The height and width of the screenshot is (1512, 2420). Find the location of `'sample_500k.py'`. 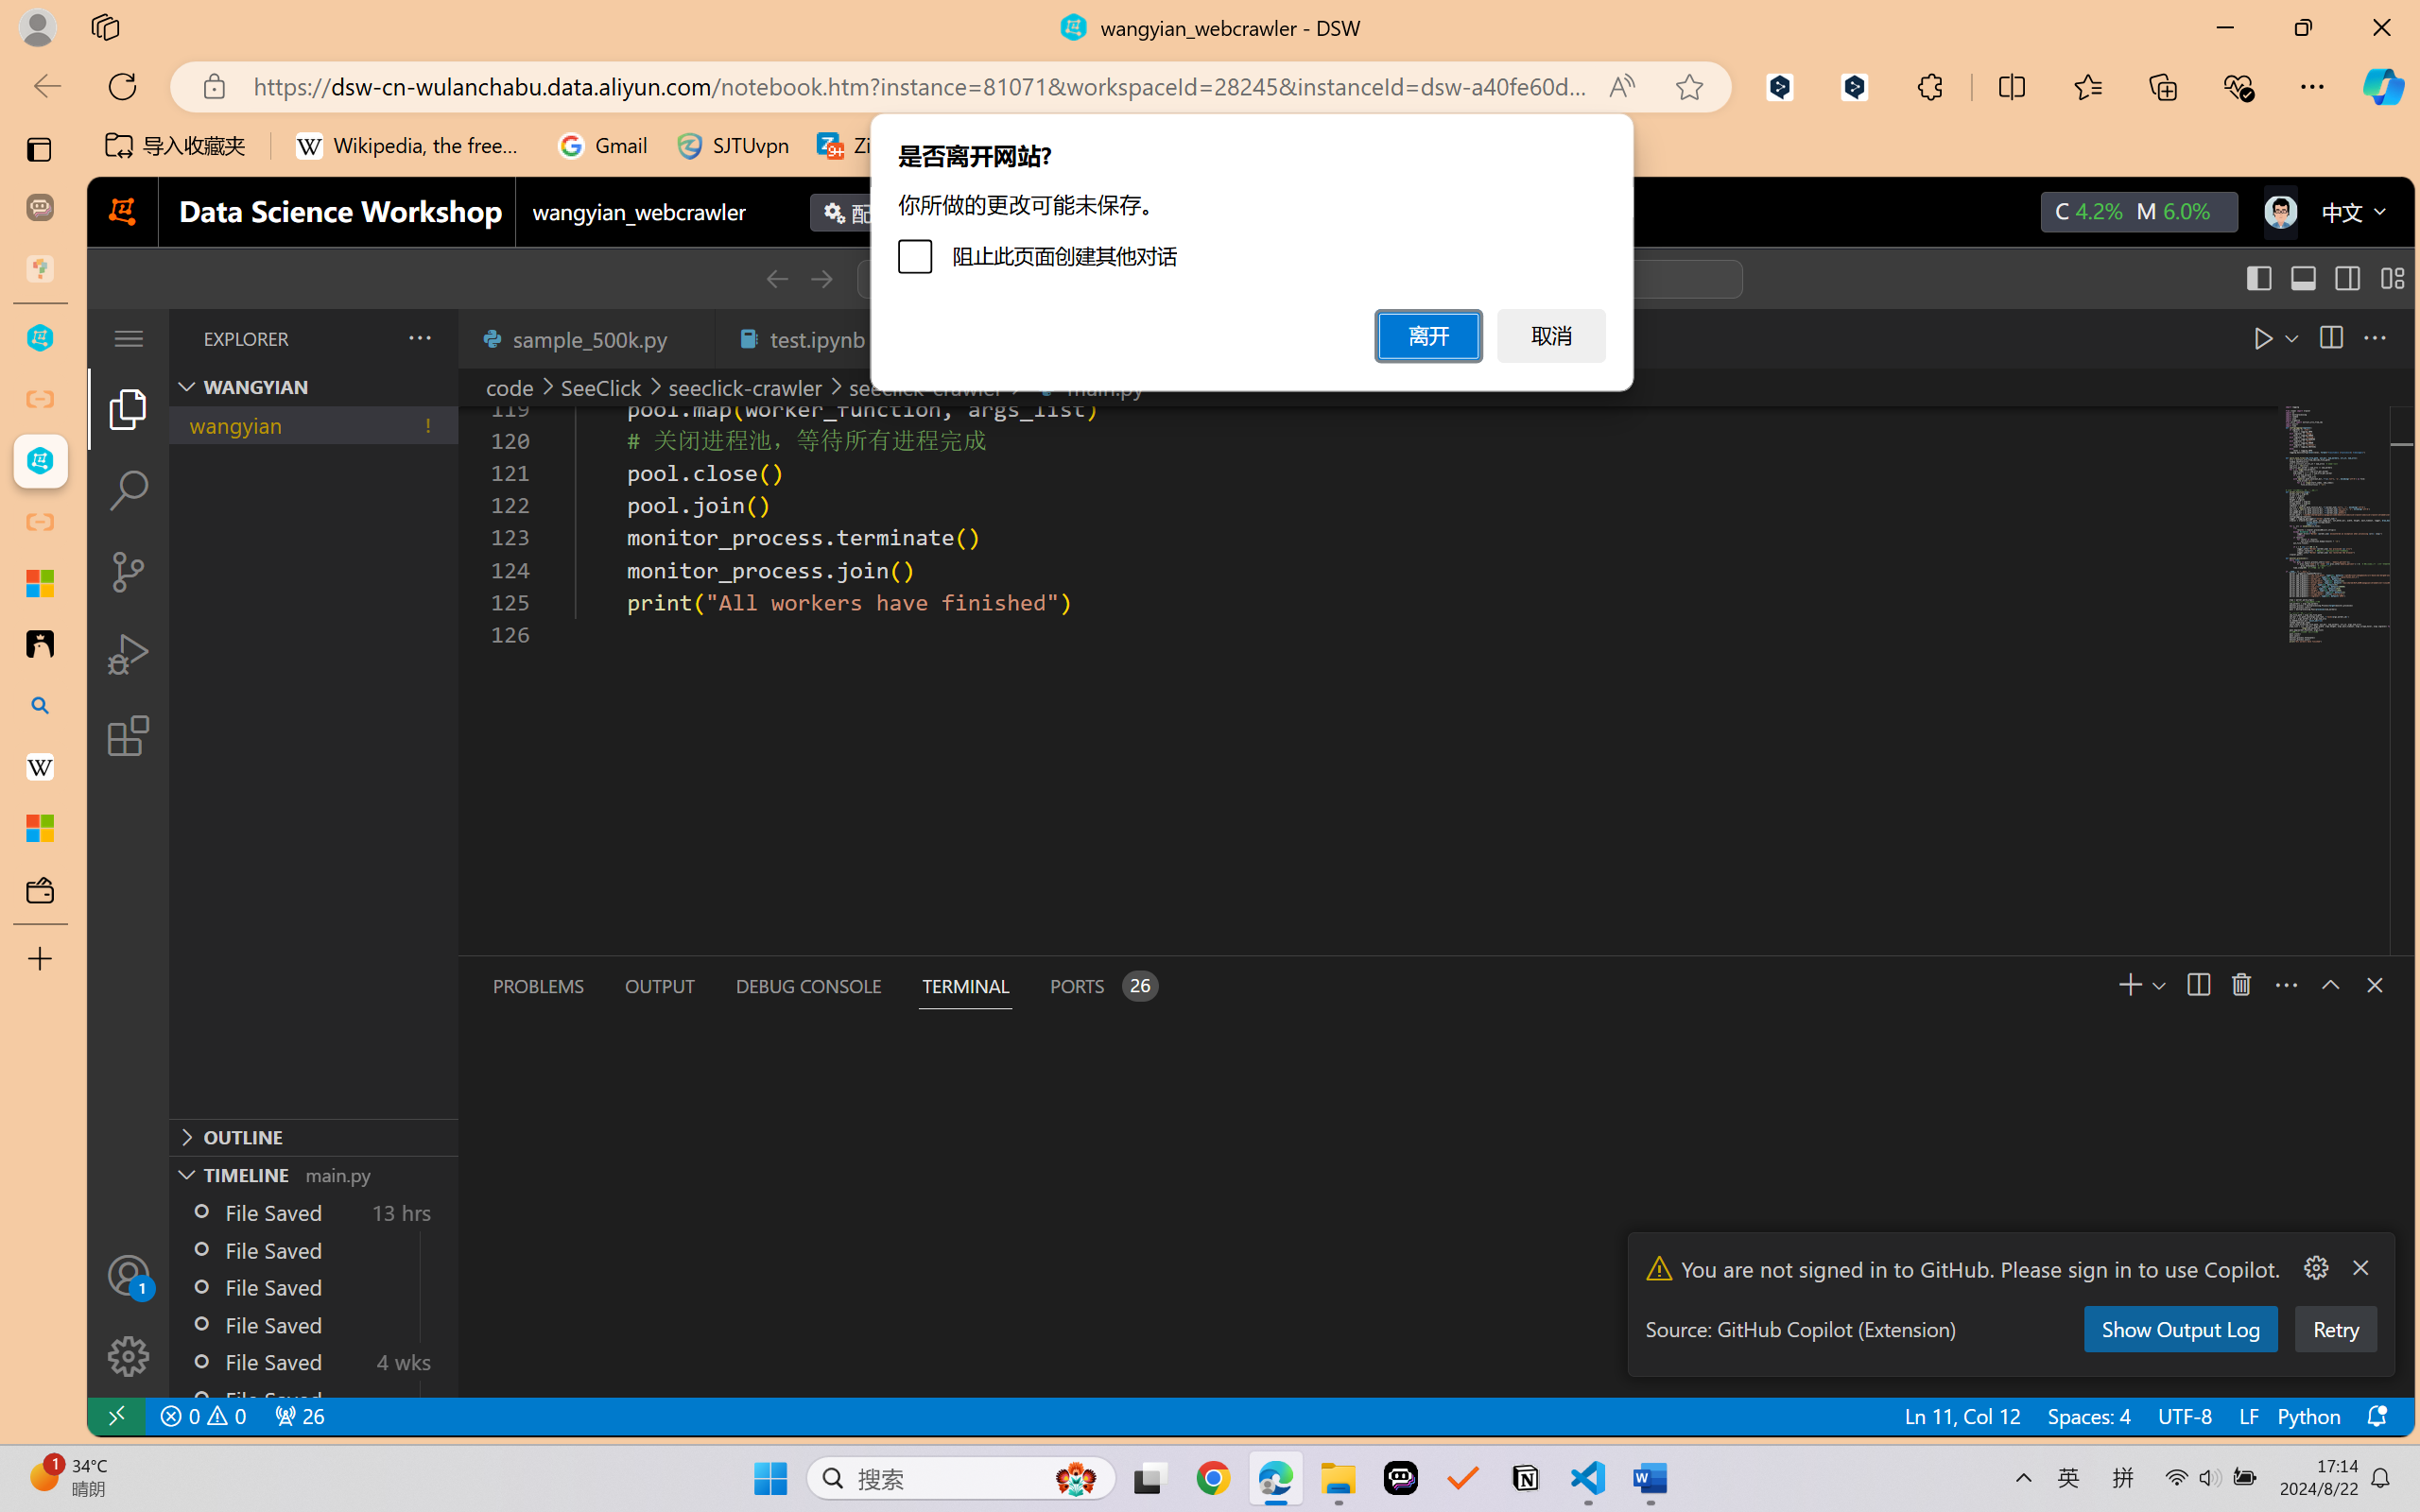

'sample_500k.py' is located at coordinates (585, 337).